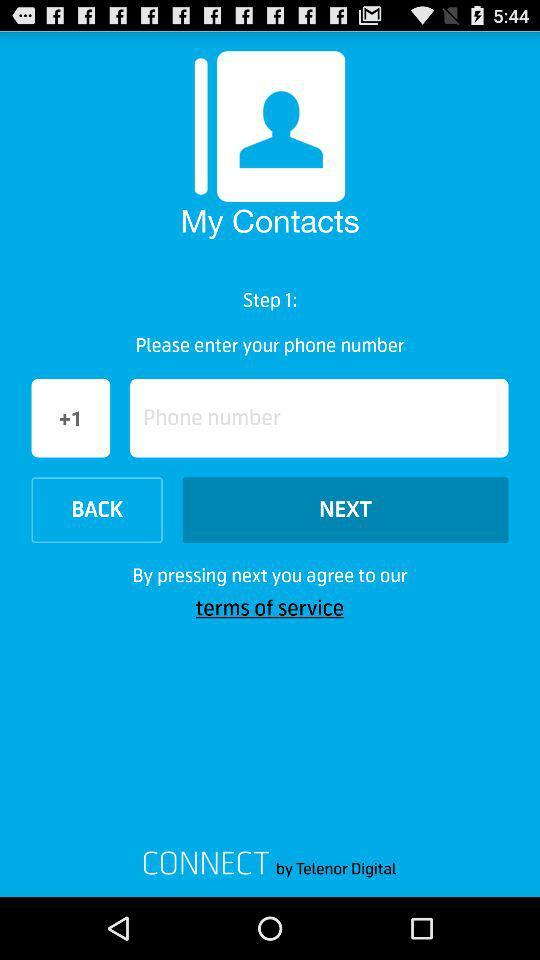  I want to click on the item above the back icon, so click(319, 417).